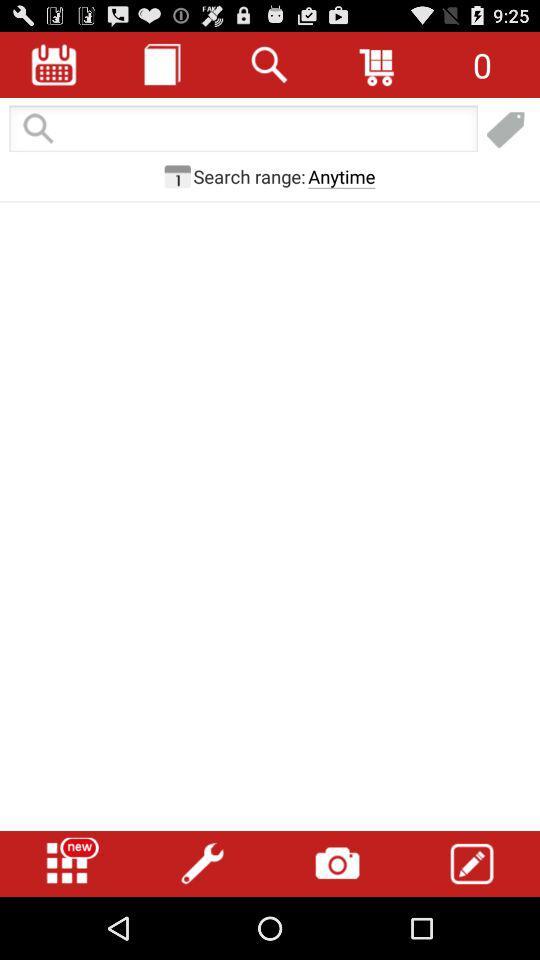 This screenshot has height=960, width=540. I want to click on make a note, so click(472, 863).